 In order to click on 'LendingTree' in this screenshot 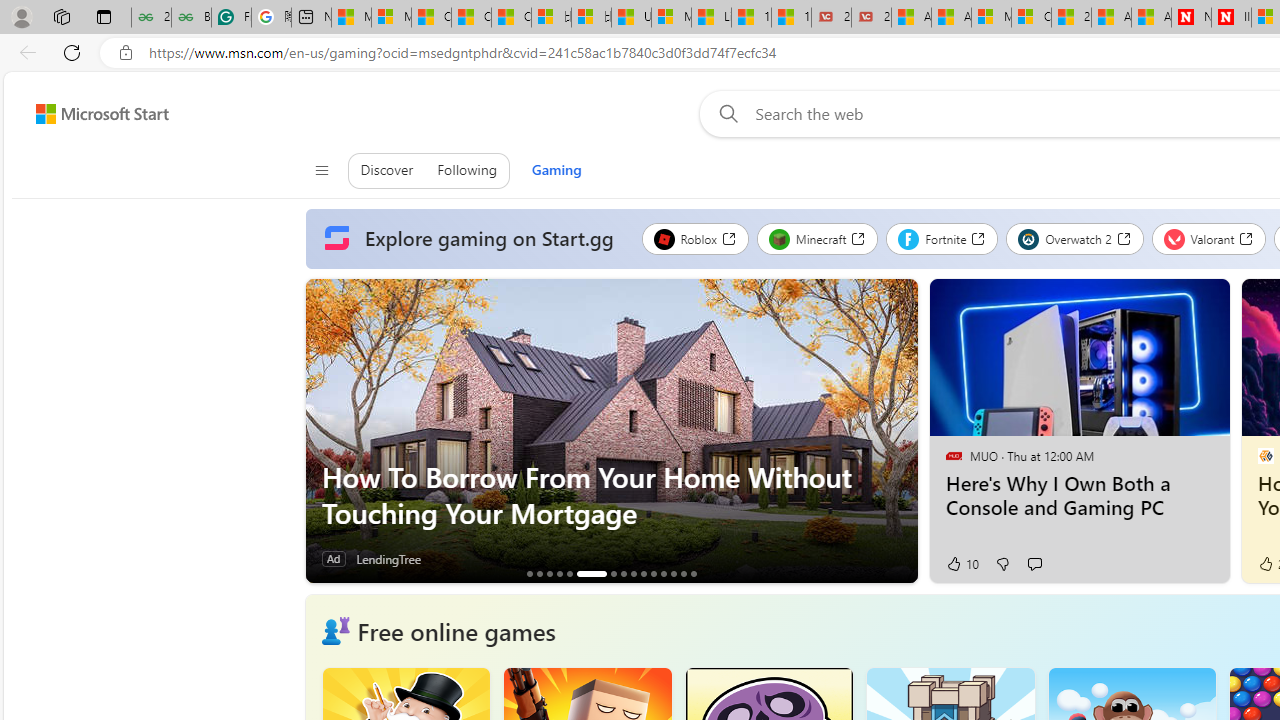, I will do `click(388, 559)`.